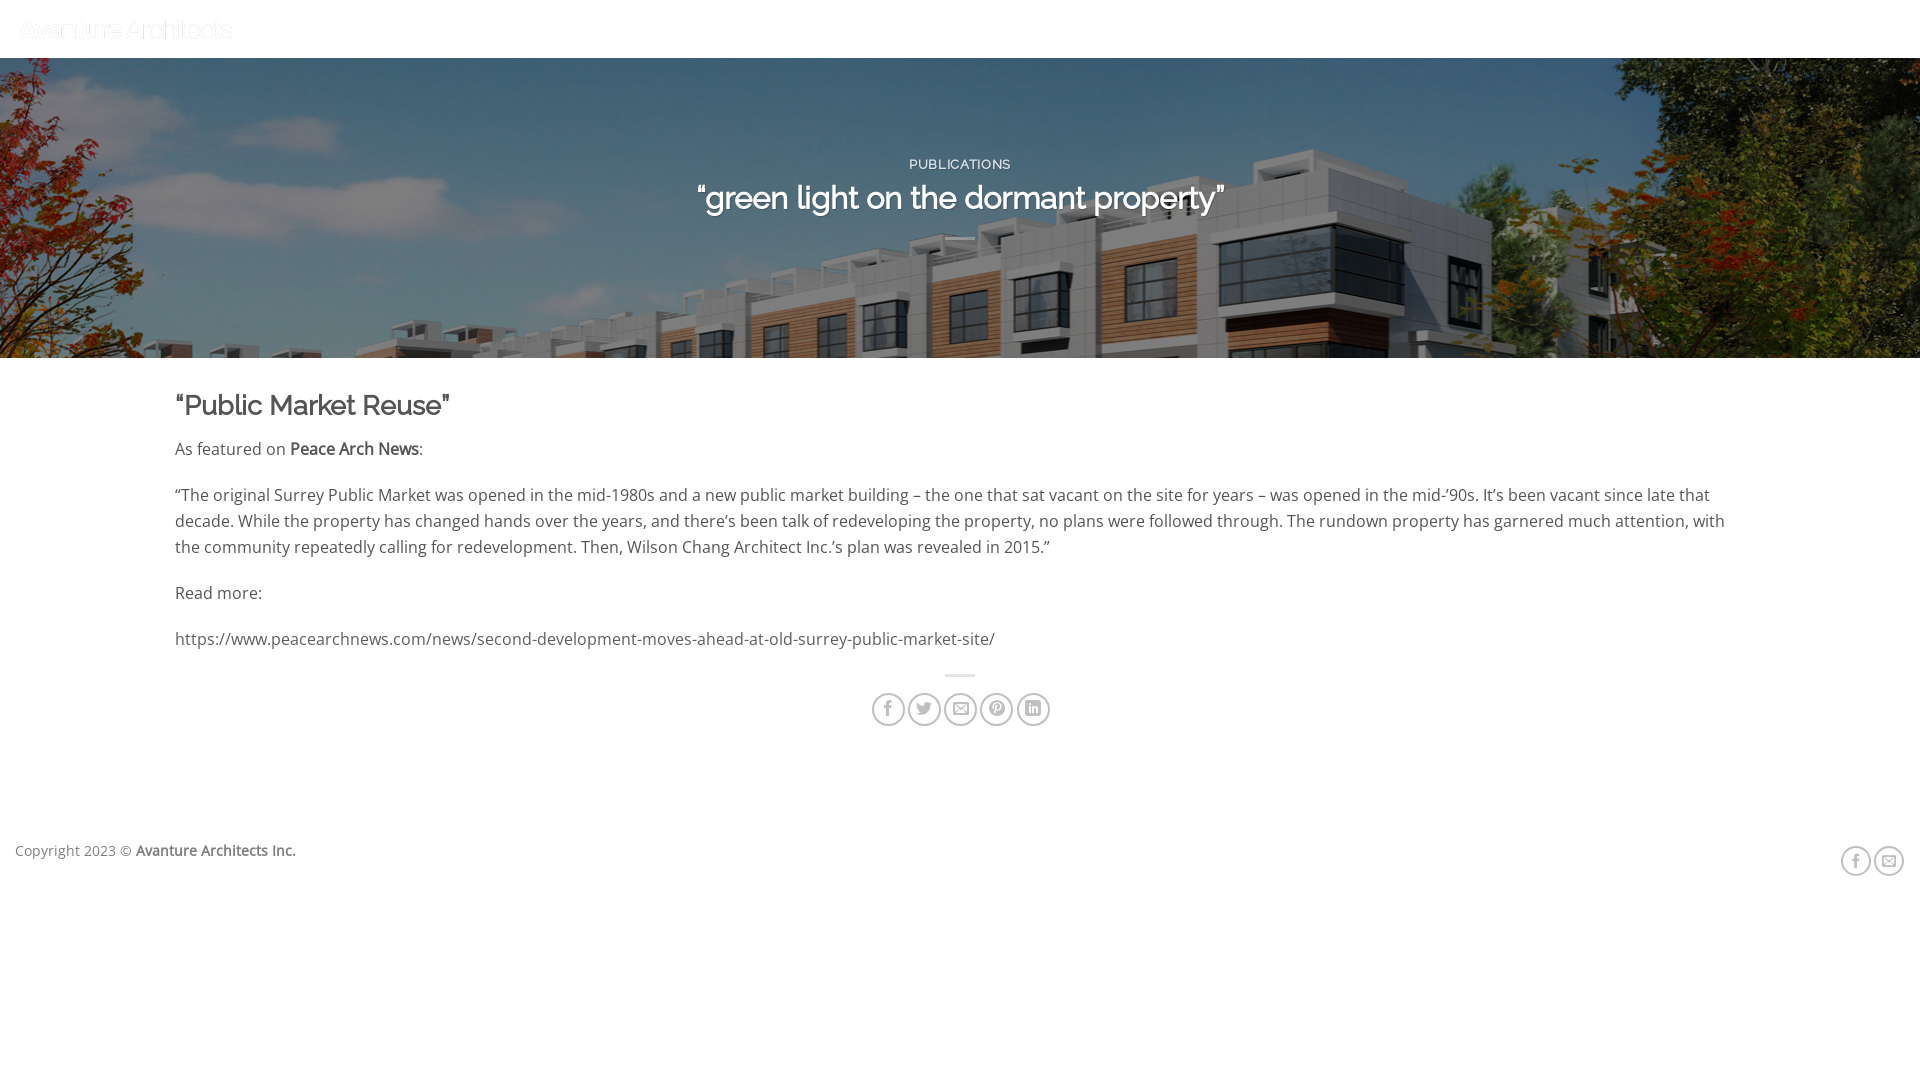 This screenshot has width=1920, height=1080. Describe the element at coordinates (960, 163) in the screenshot. I see `'PUBLICATIONS'` at that location.